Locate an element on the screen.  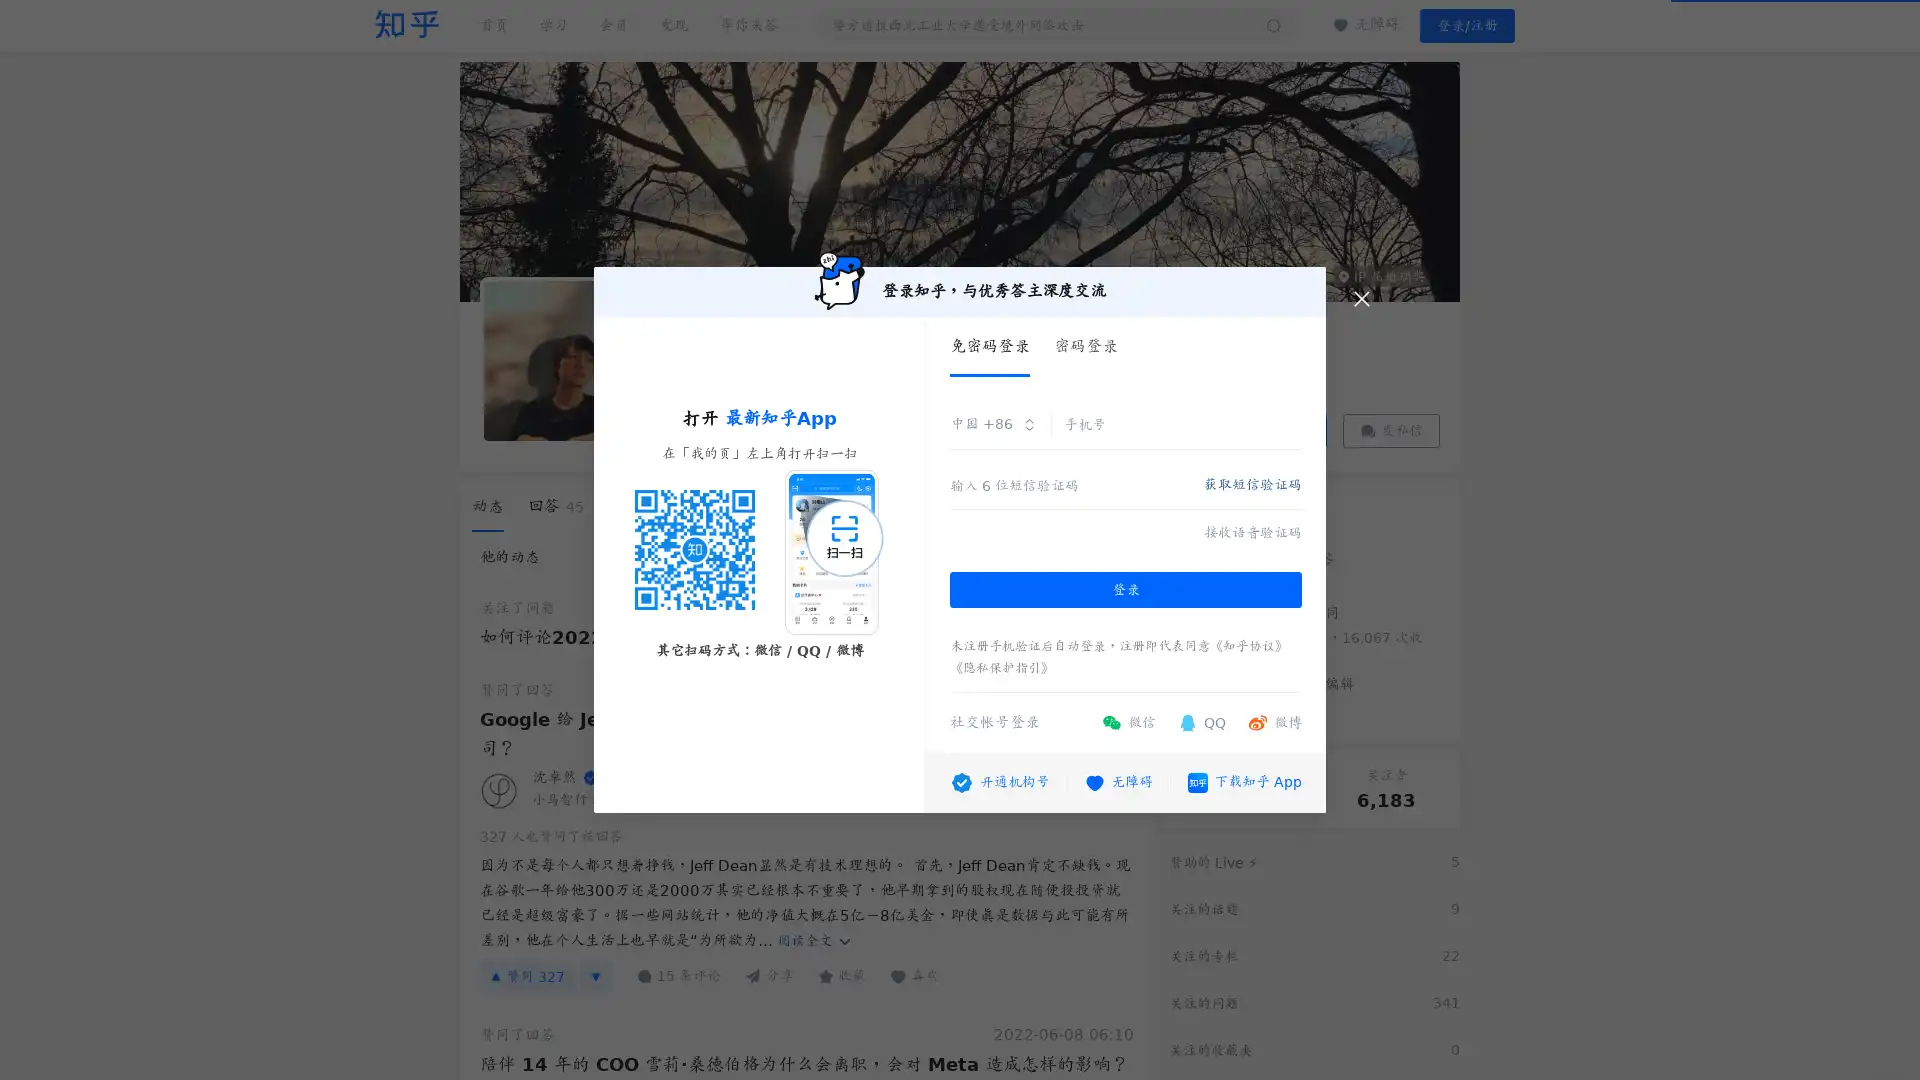
App is located at coordinates (1243, 781).